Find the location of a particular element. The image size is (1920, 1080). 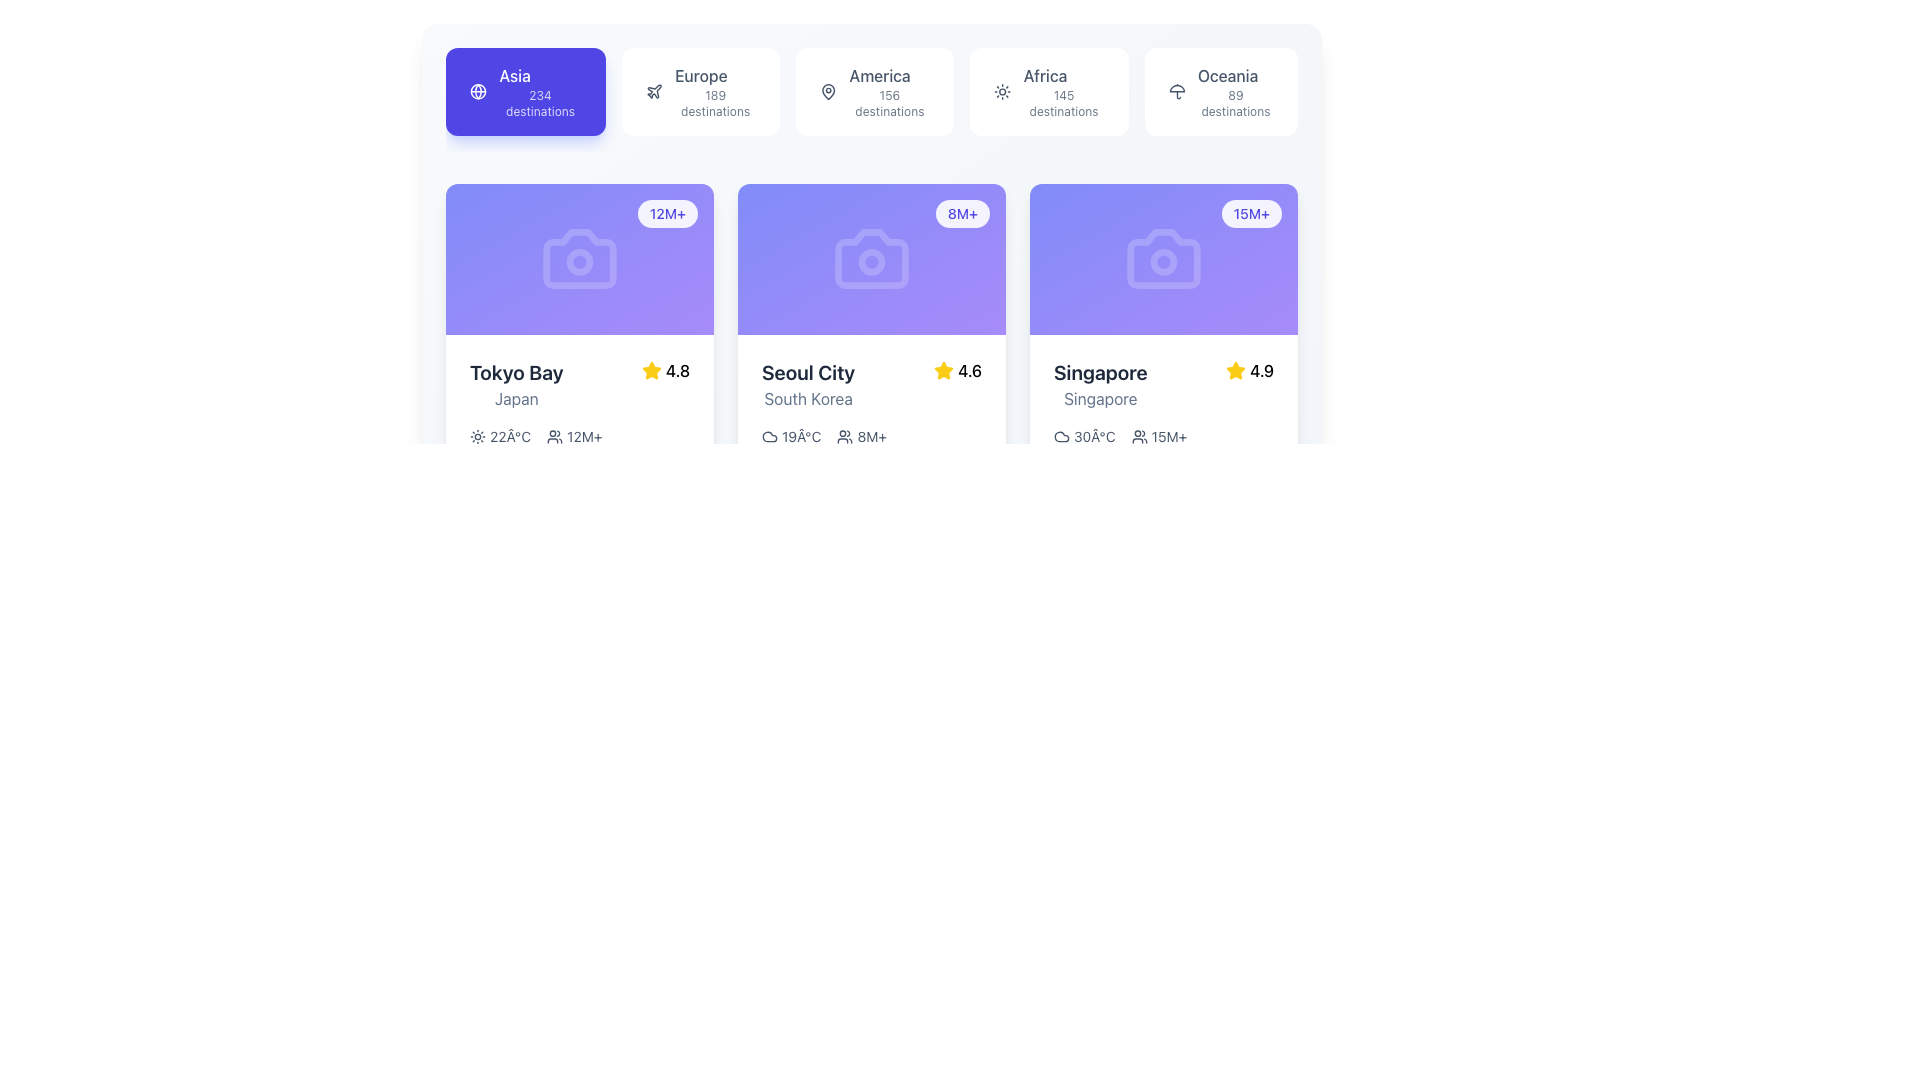

the interactive button for selecting the region 'Oceania' is located at coordinates (1220, 92).